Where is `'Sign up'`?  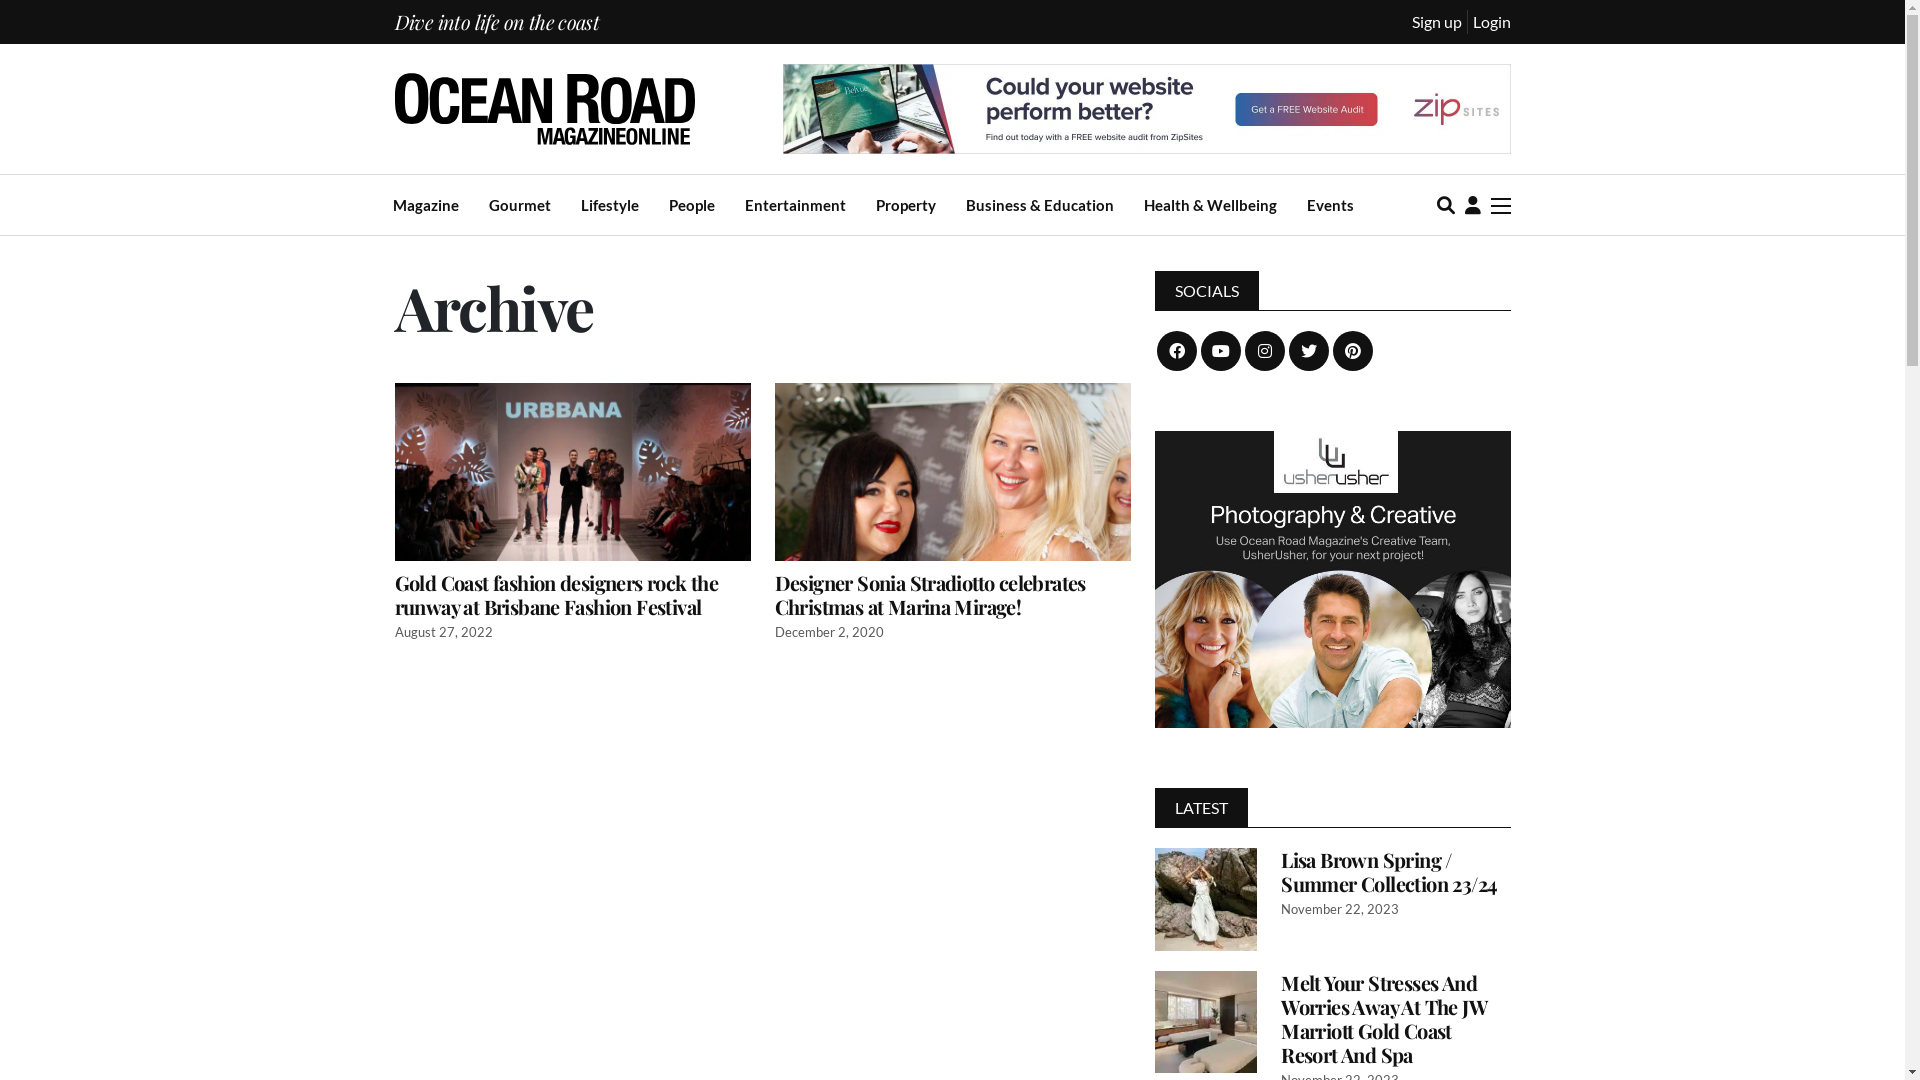
'Sign up' is located at coordinates (1435, 21).